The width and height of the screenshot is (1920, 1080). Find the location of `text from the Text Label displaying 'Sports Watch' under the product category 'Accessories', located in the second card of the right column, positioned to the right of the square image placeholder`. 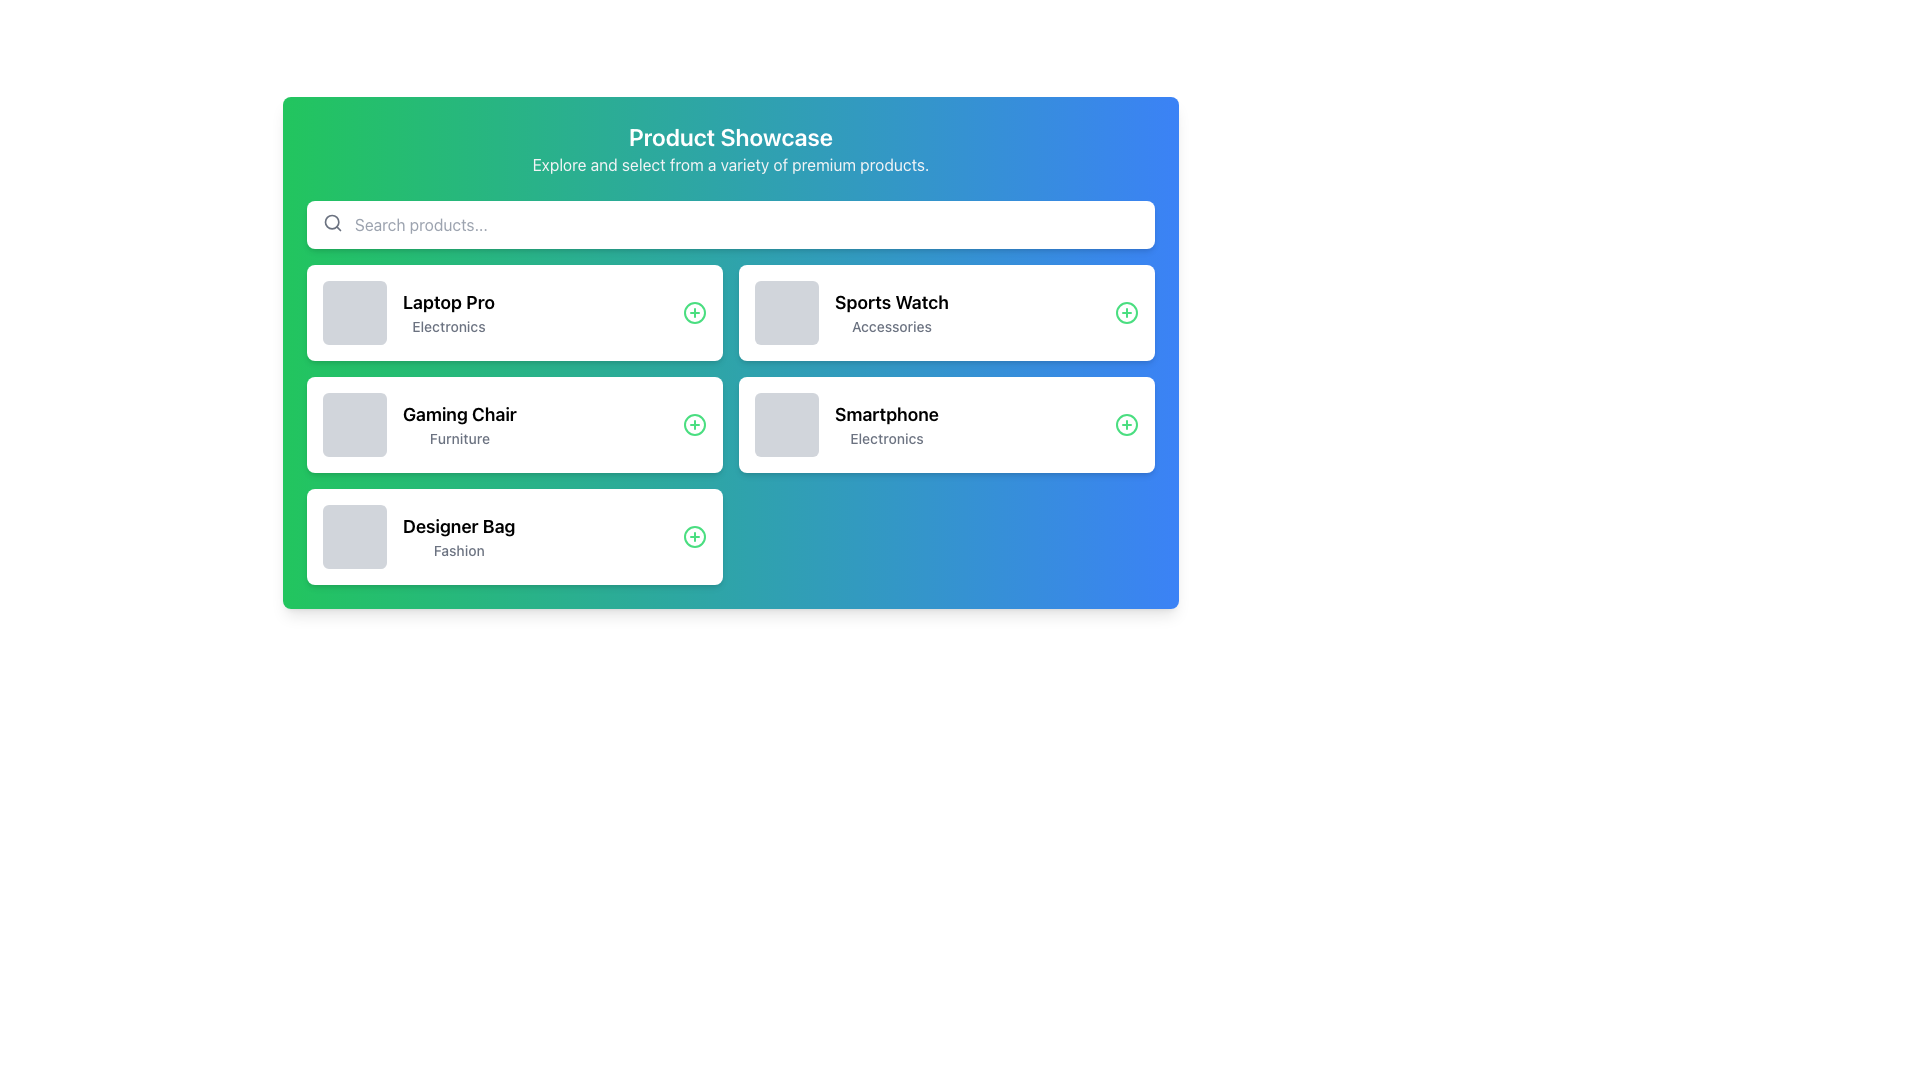

text from the Text Label displaying 'Sports Watch' under the product category 'Accessories', located in the second card of the right column, positioned to the right of the square image placeholder is located at coordinates (890, 312).